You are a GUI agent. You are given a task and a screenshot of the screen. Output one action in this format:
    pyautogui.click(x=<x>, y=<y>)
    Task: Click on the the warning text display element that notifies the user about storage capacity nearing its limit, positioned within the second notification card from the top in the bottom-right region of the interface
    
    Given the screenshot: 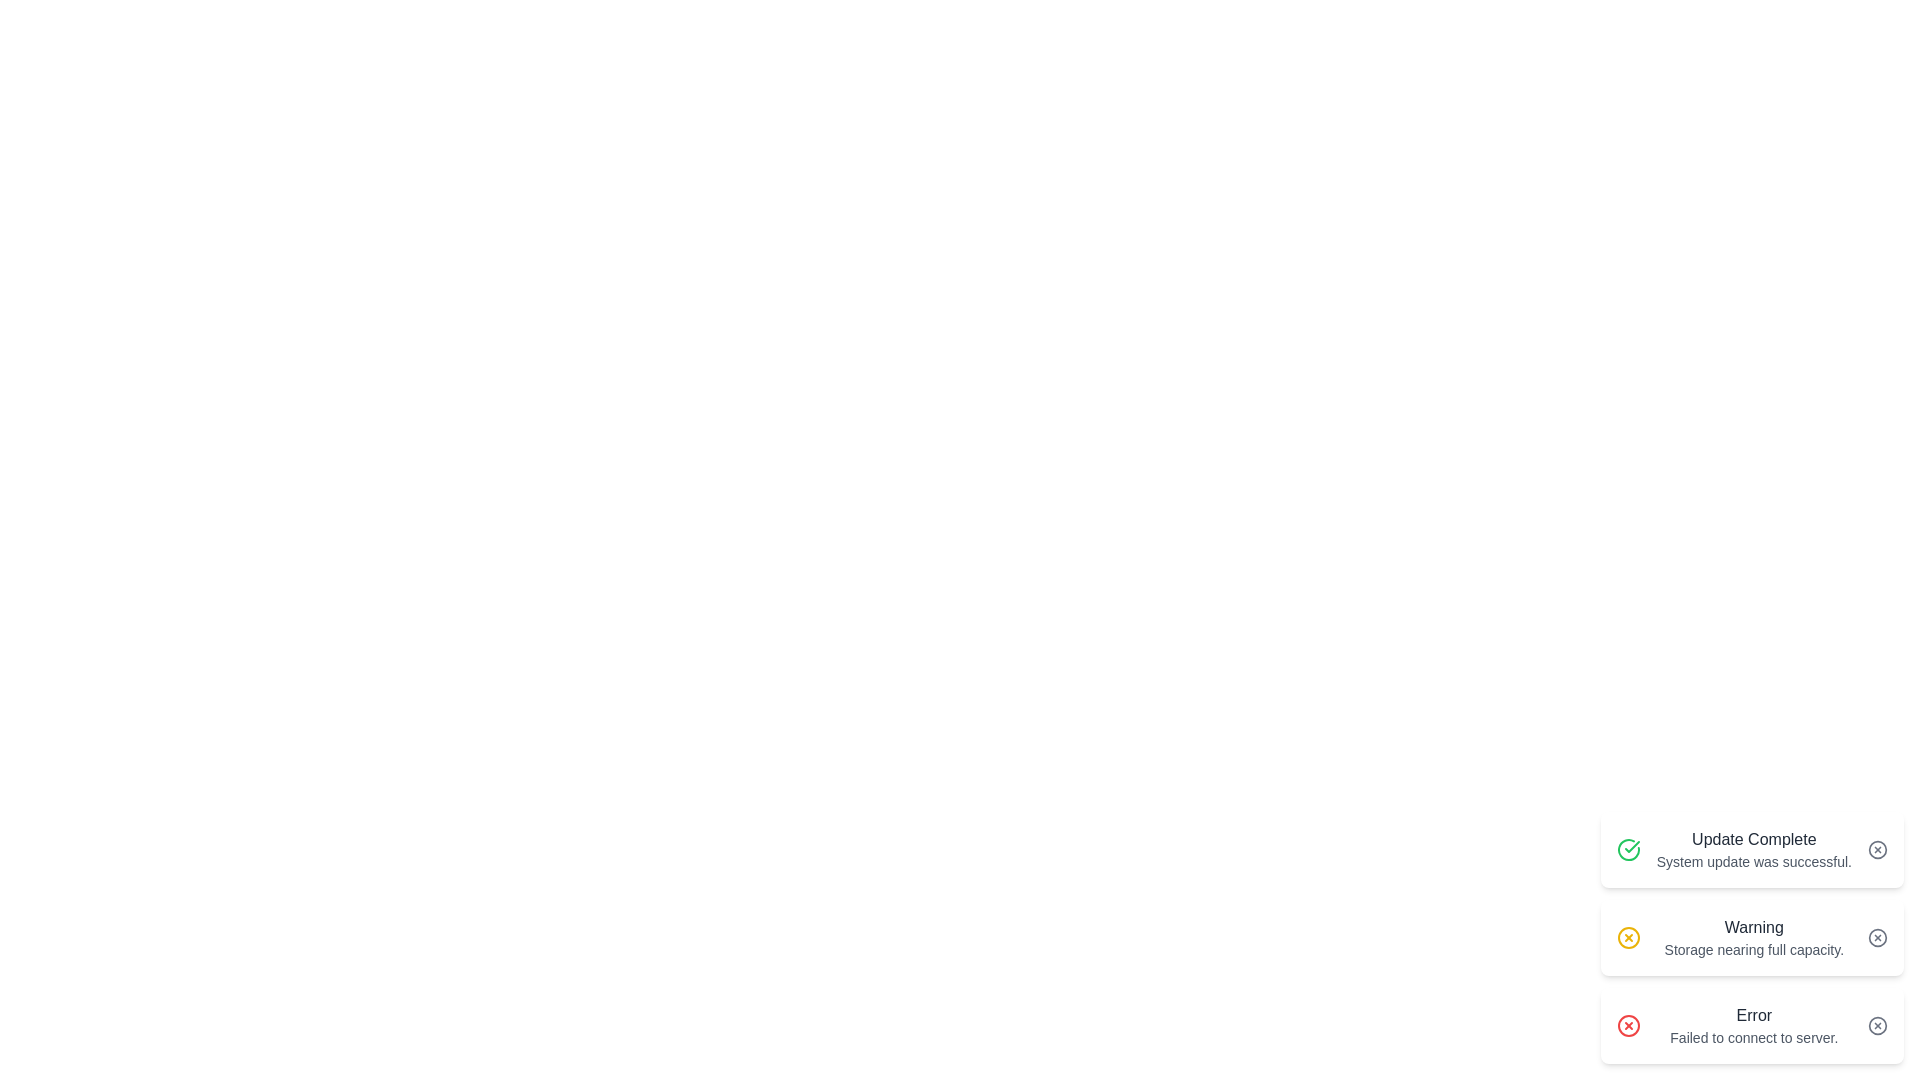 What is the action you would take?
    pyautogui.click(x=1753, y=937)
    